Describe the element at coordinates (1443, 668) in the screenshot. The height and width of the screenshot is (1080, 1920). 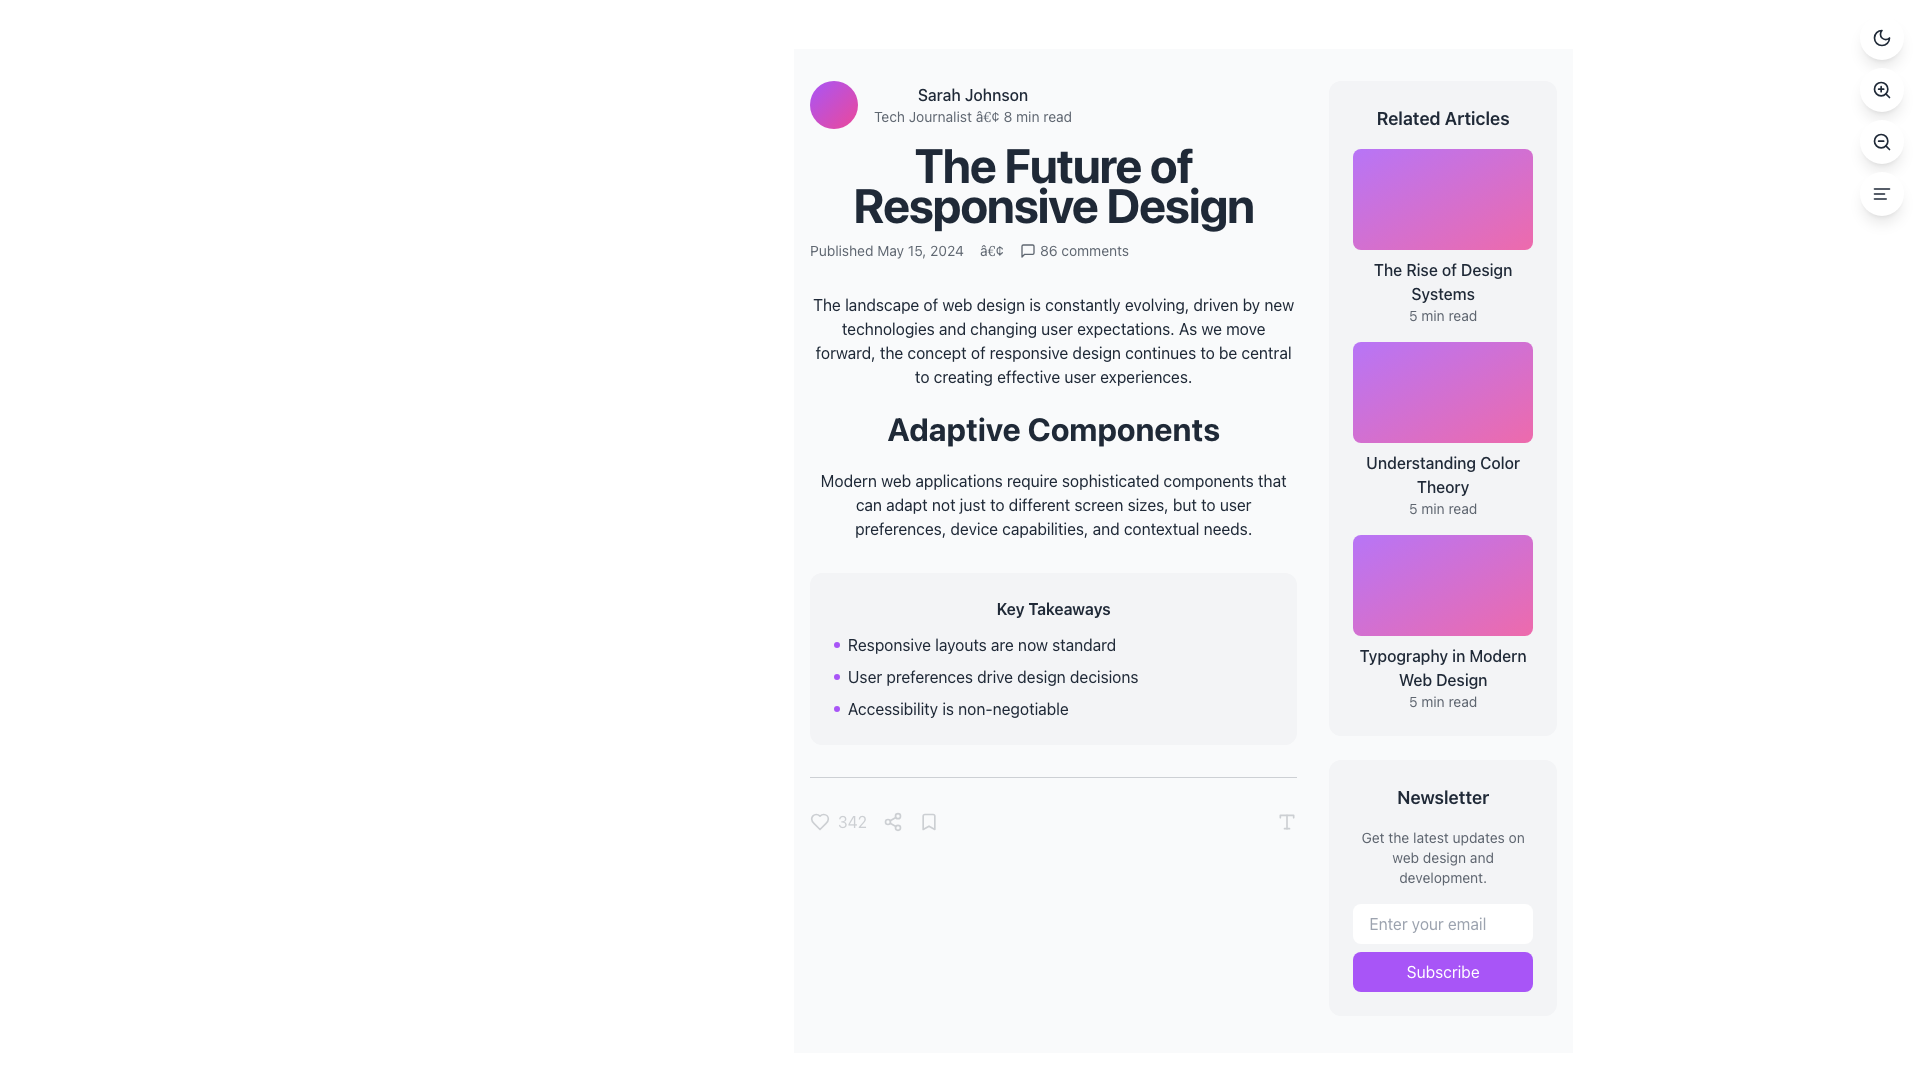
I see `the third article link titled 'Typography in Modern Web Design' located in the 'Related Articles' section` at that location.